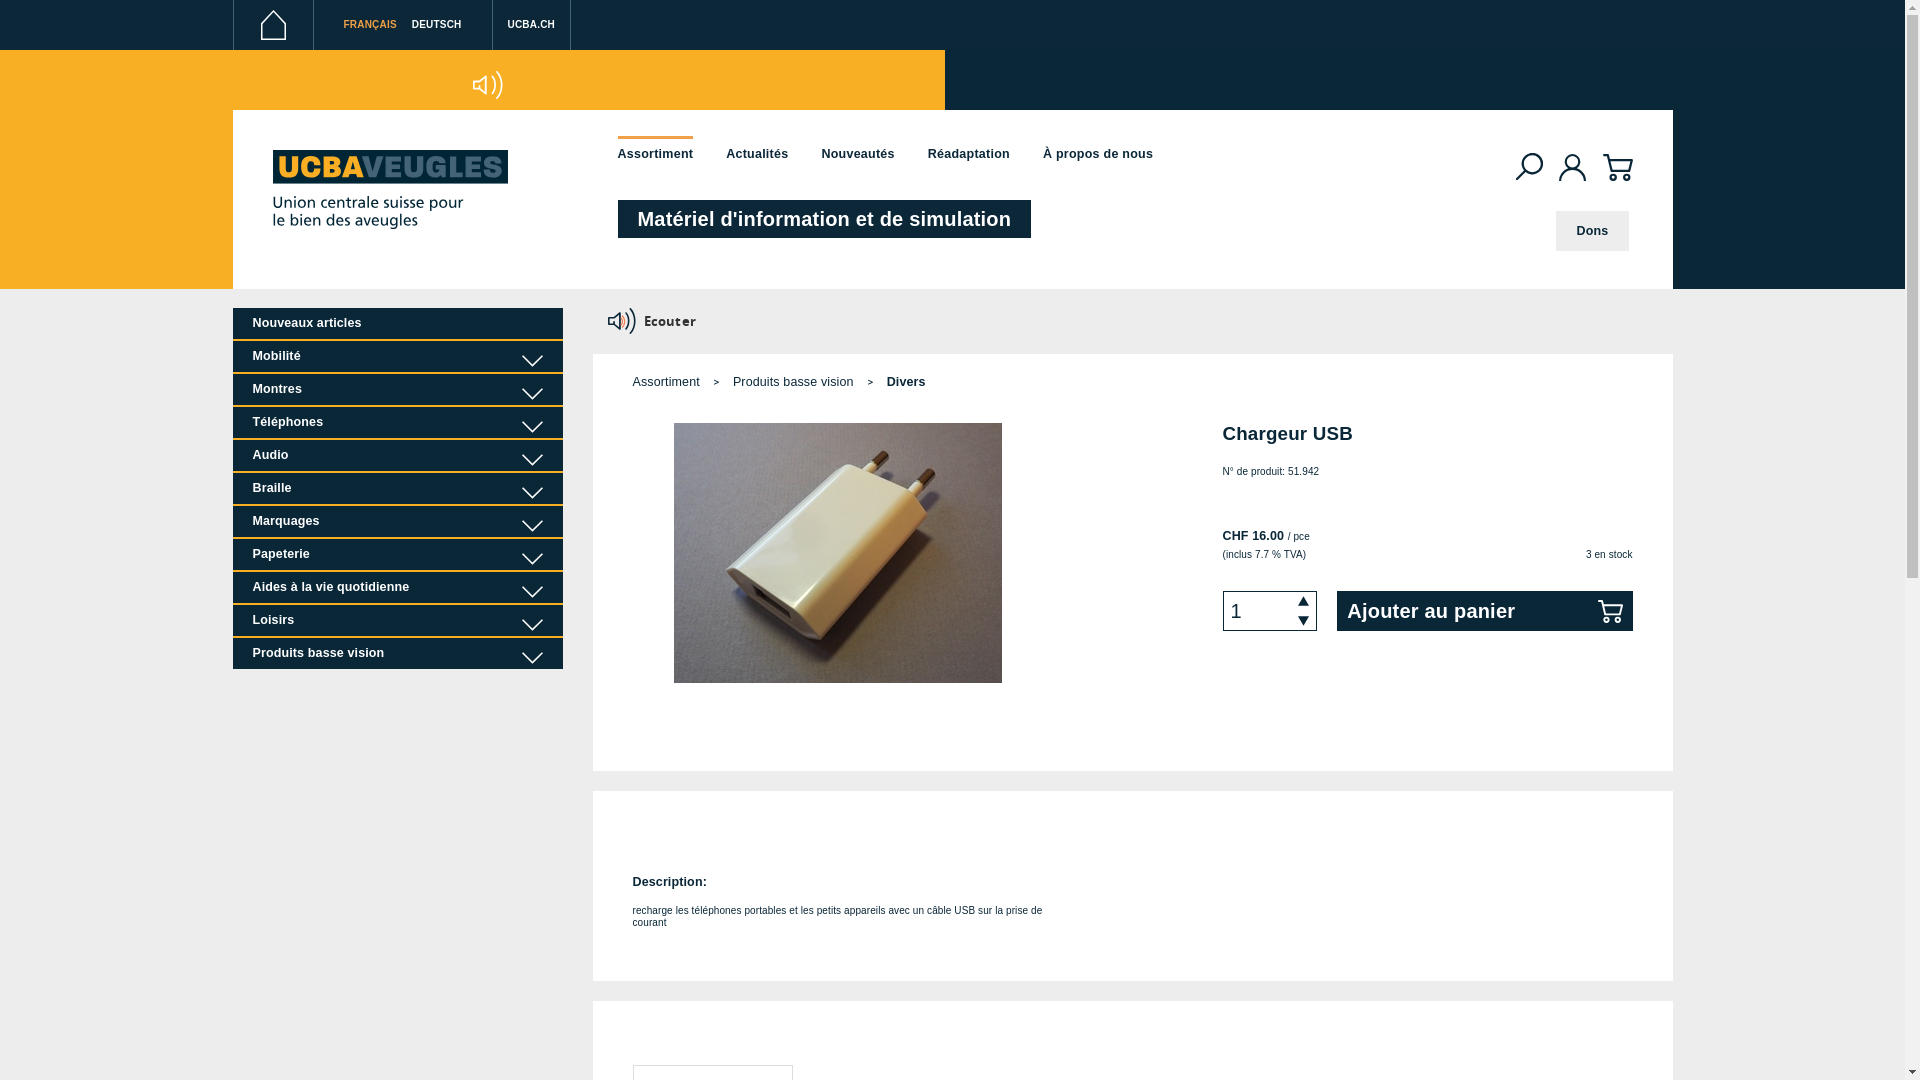 The height and width of the screenshot is (1080, 1920). Describe the element at coordinates (271, 24) in the screenshot. I see `'Home'` at that location.